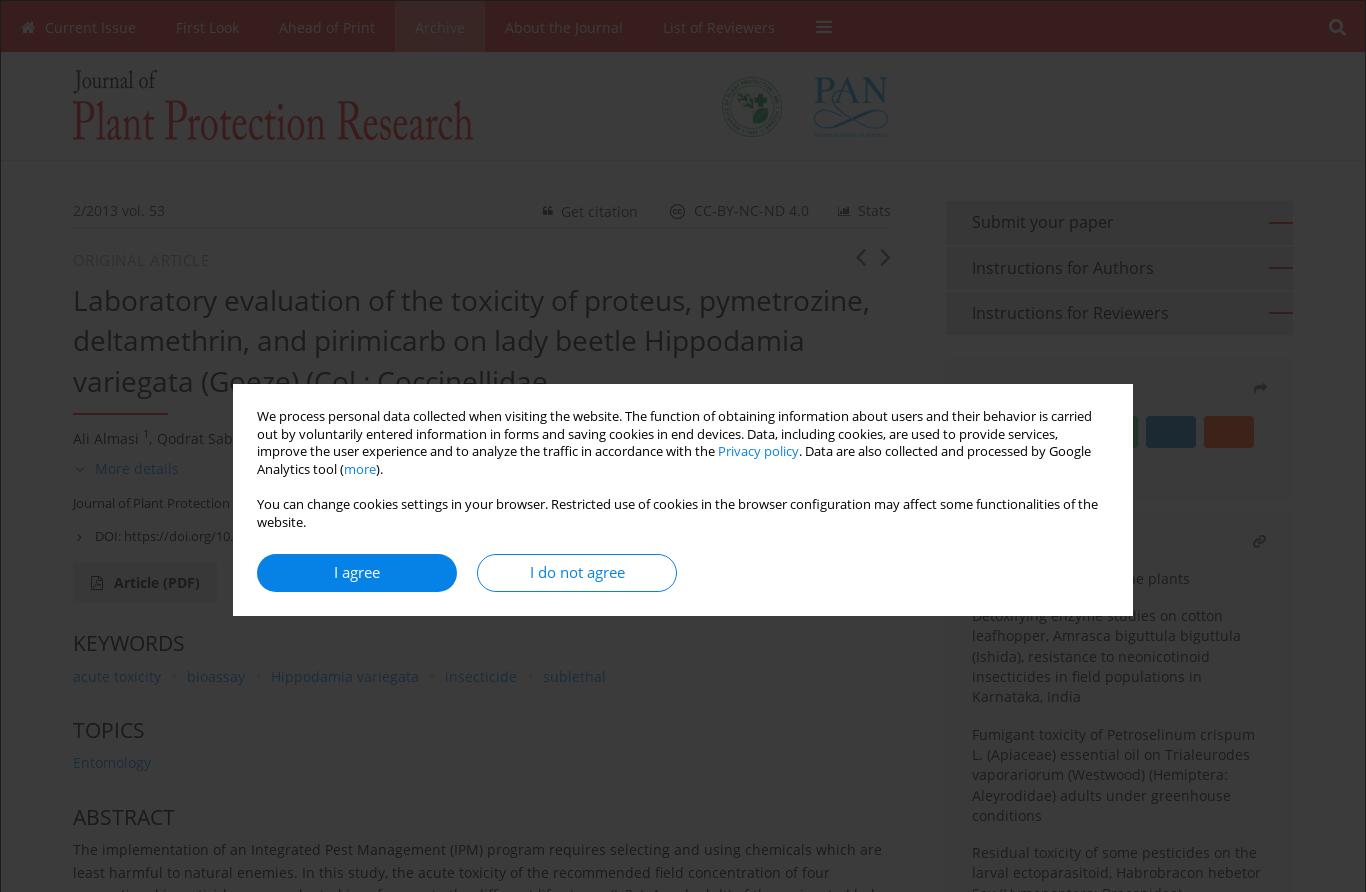 This screenshot has height=892, width=1366. I want to click on 'bioassay', so click(214, 675).